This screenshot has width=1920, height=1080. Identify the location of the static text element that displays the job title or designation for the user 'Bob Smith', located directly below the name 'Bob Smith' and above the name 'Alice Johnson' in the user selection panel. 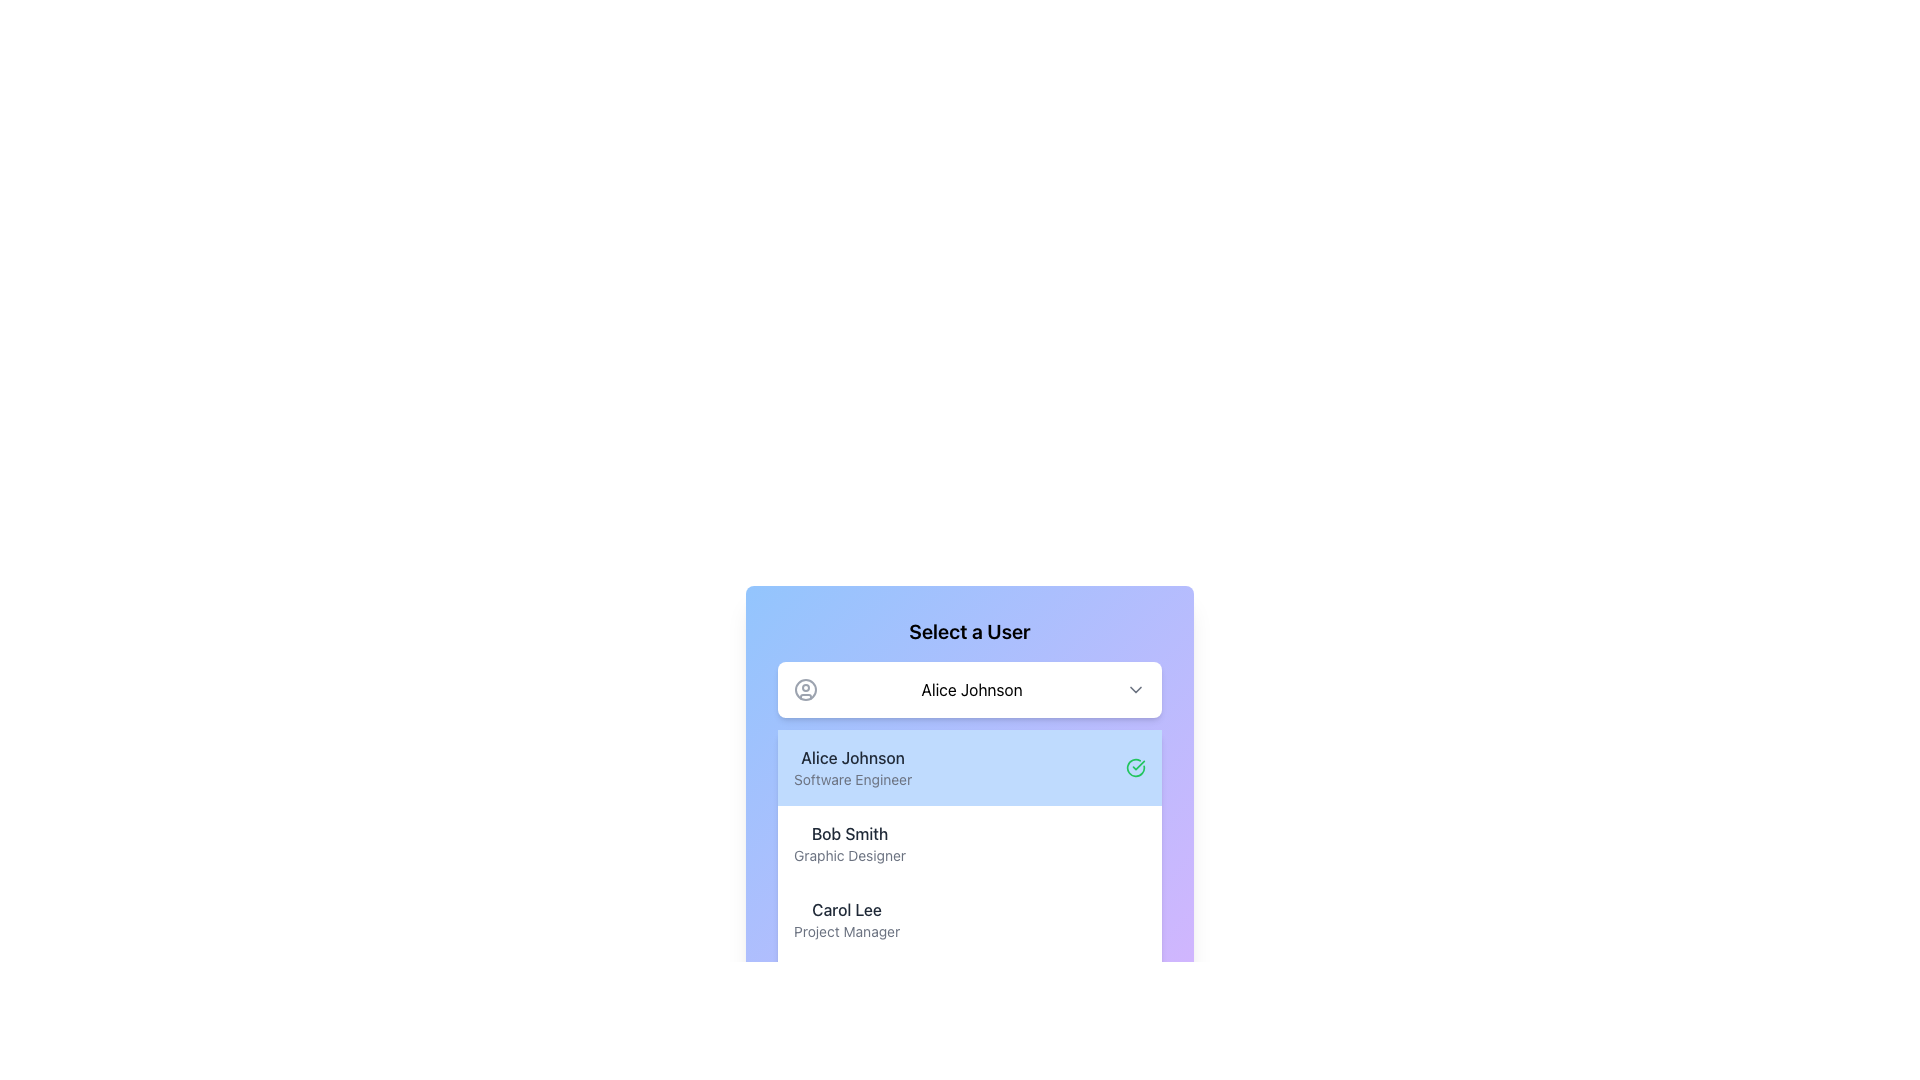
(849, 855).